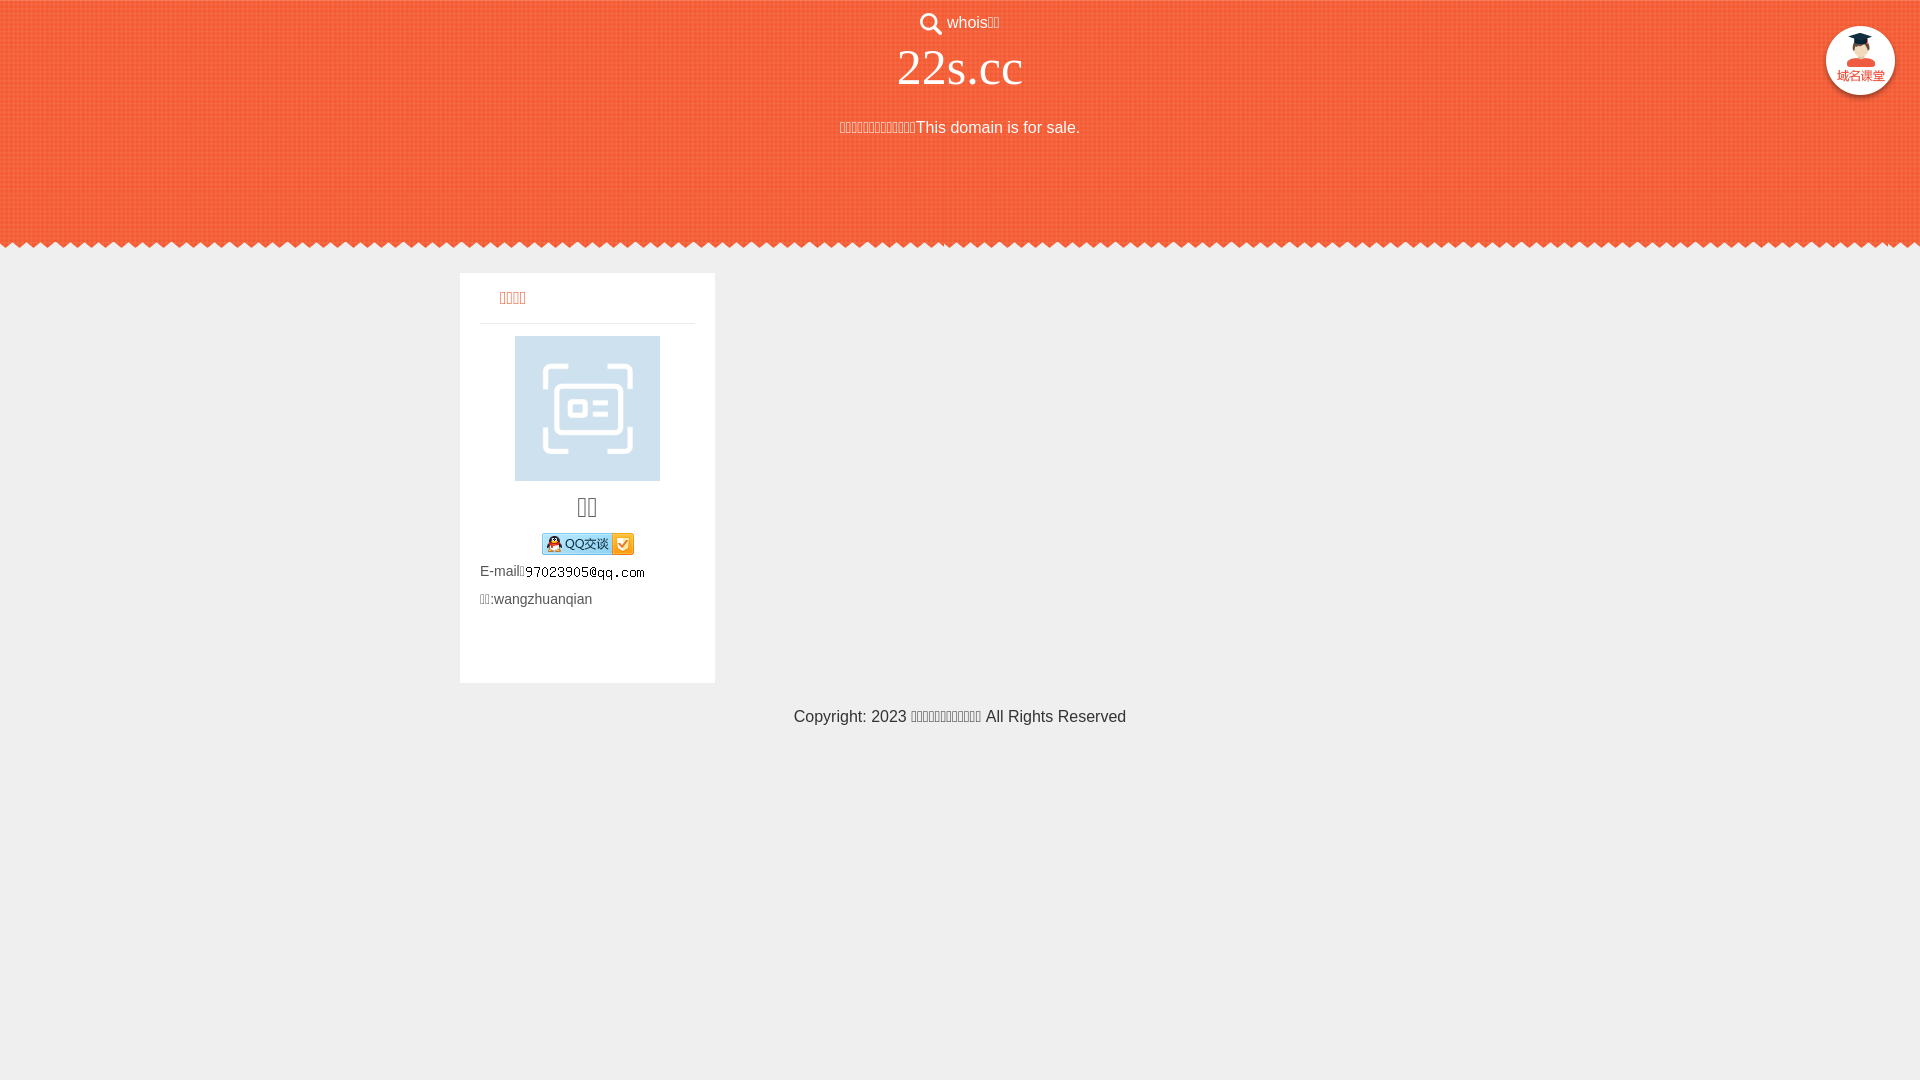 The image size is (1920, 1080). Describe the element at coordinates (1859, 62) in the screenshot. I see `' '` at that location.